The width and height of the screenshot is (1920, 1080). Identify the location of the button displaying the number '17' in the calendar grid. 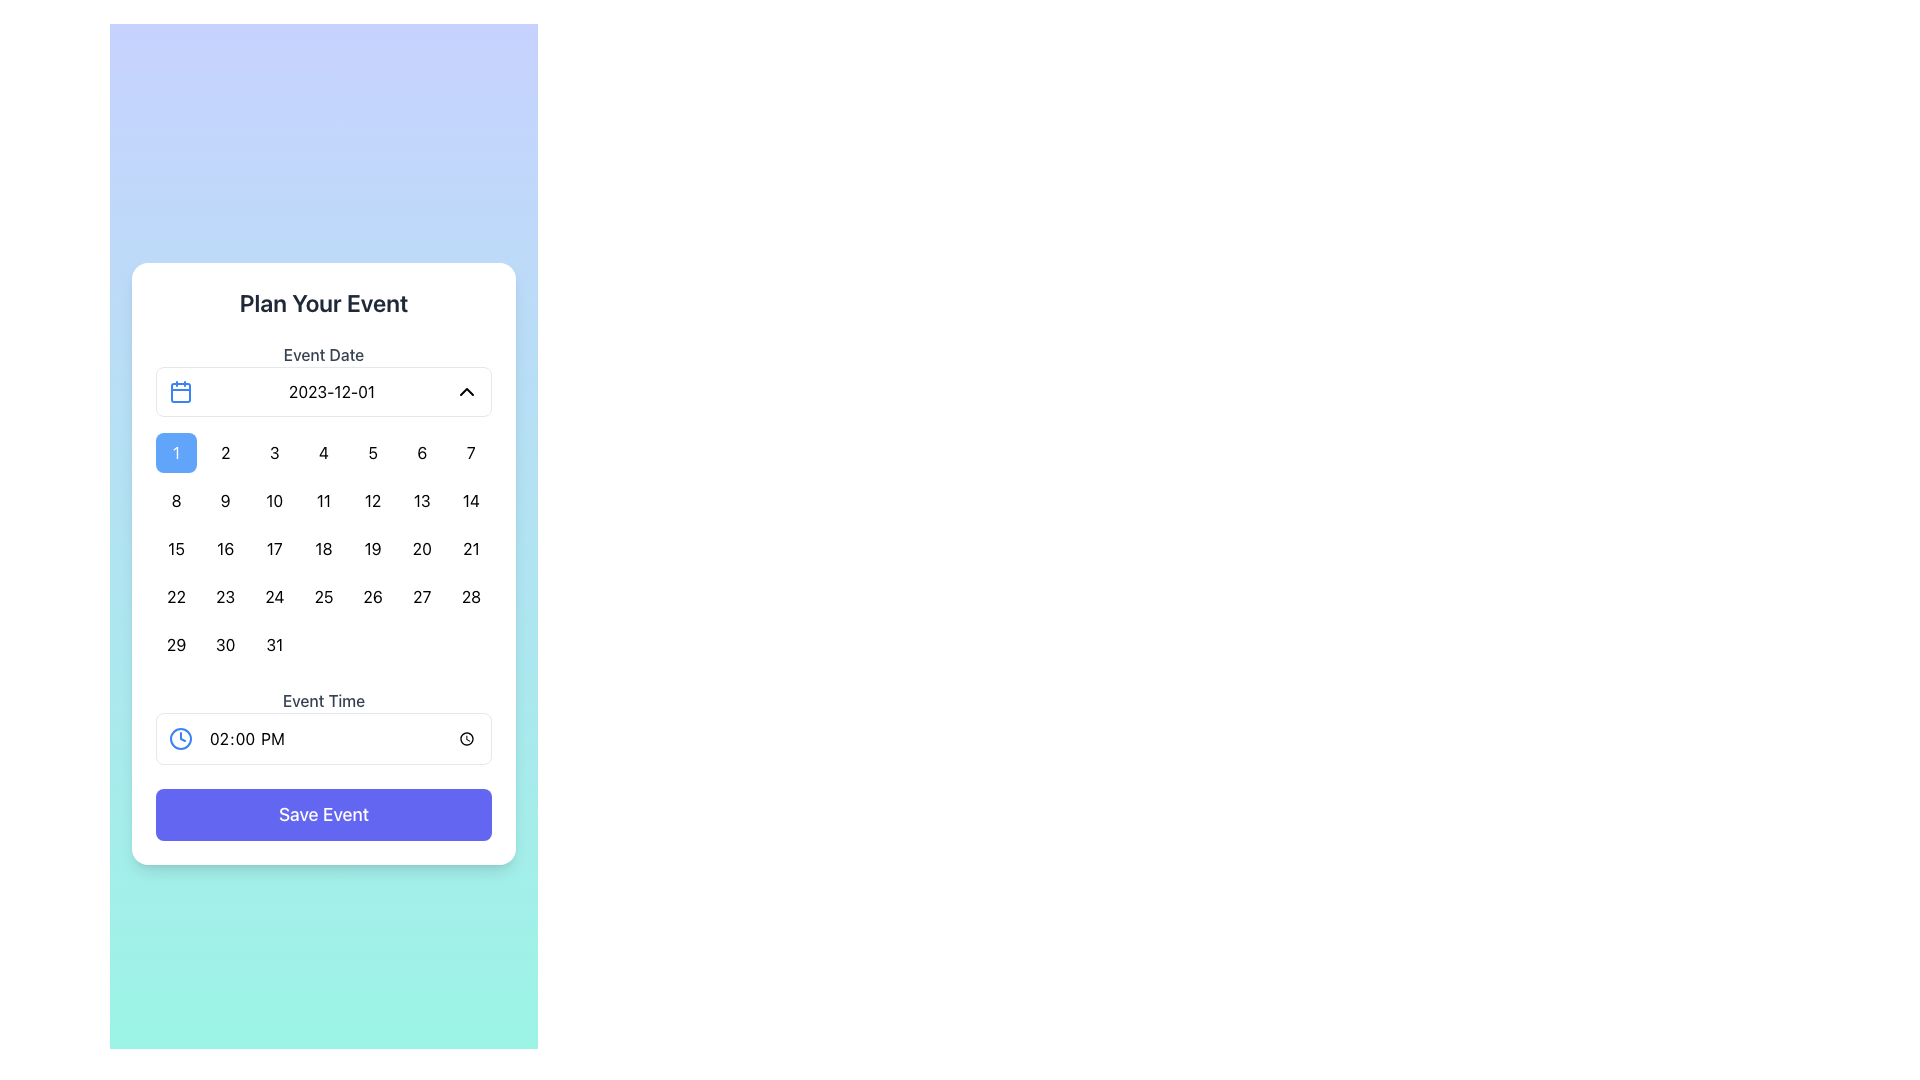
(273, 548).